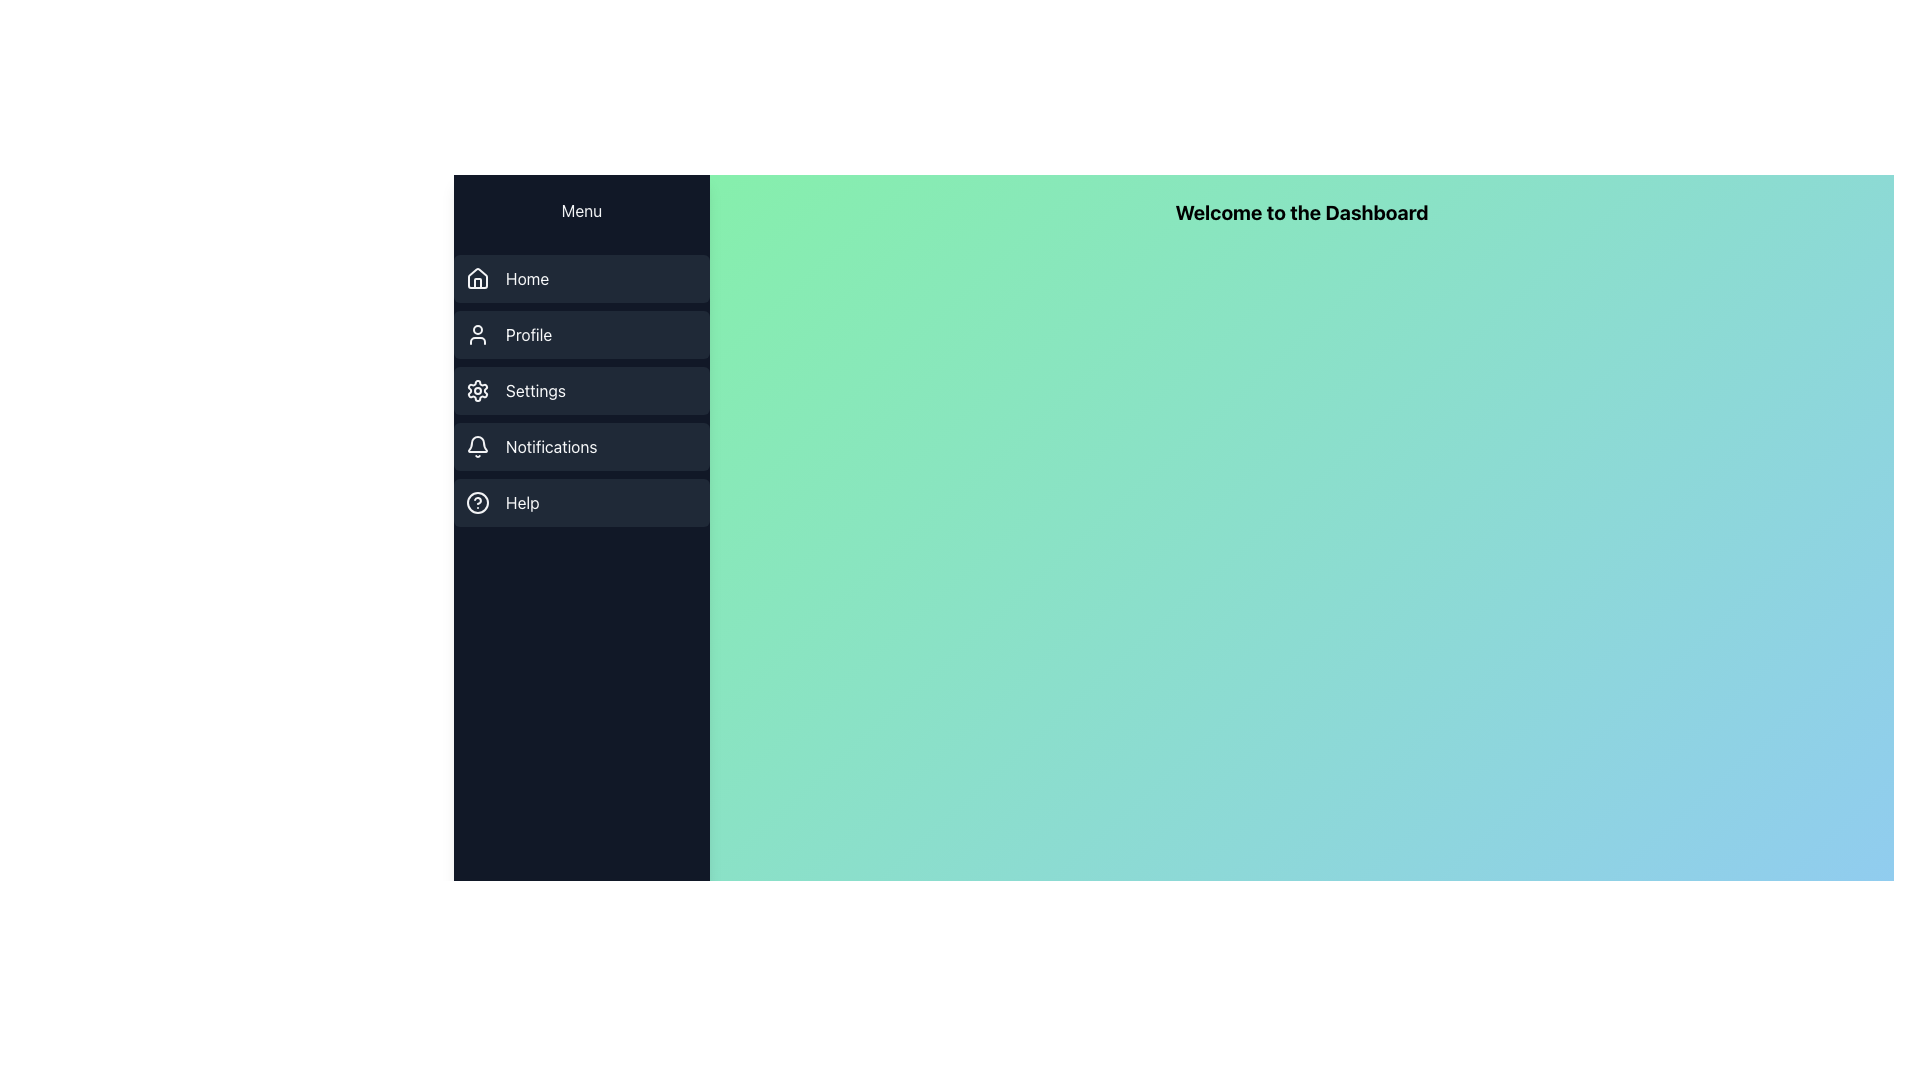 Image resolution: width=1920 pixels, height=1080 pixels. What do you see at coordinates (522, 501) in the screenshot?
I see `the text label displaying 'Help' in white font, located in the left sidebar below the circular question mark icon` at bounding box center [522, 501].